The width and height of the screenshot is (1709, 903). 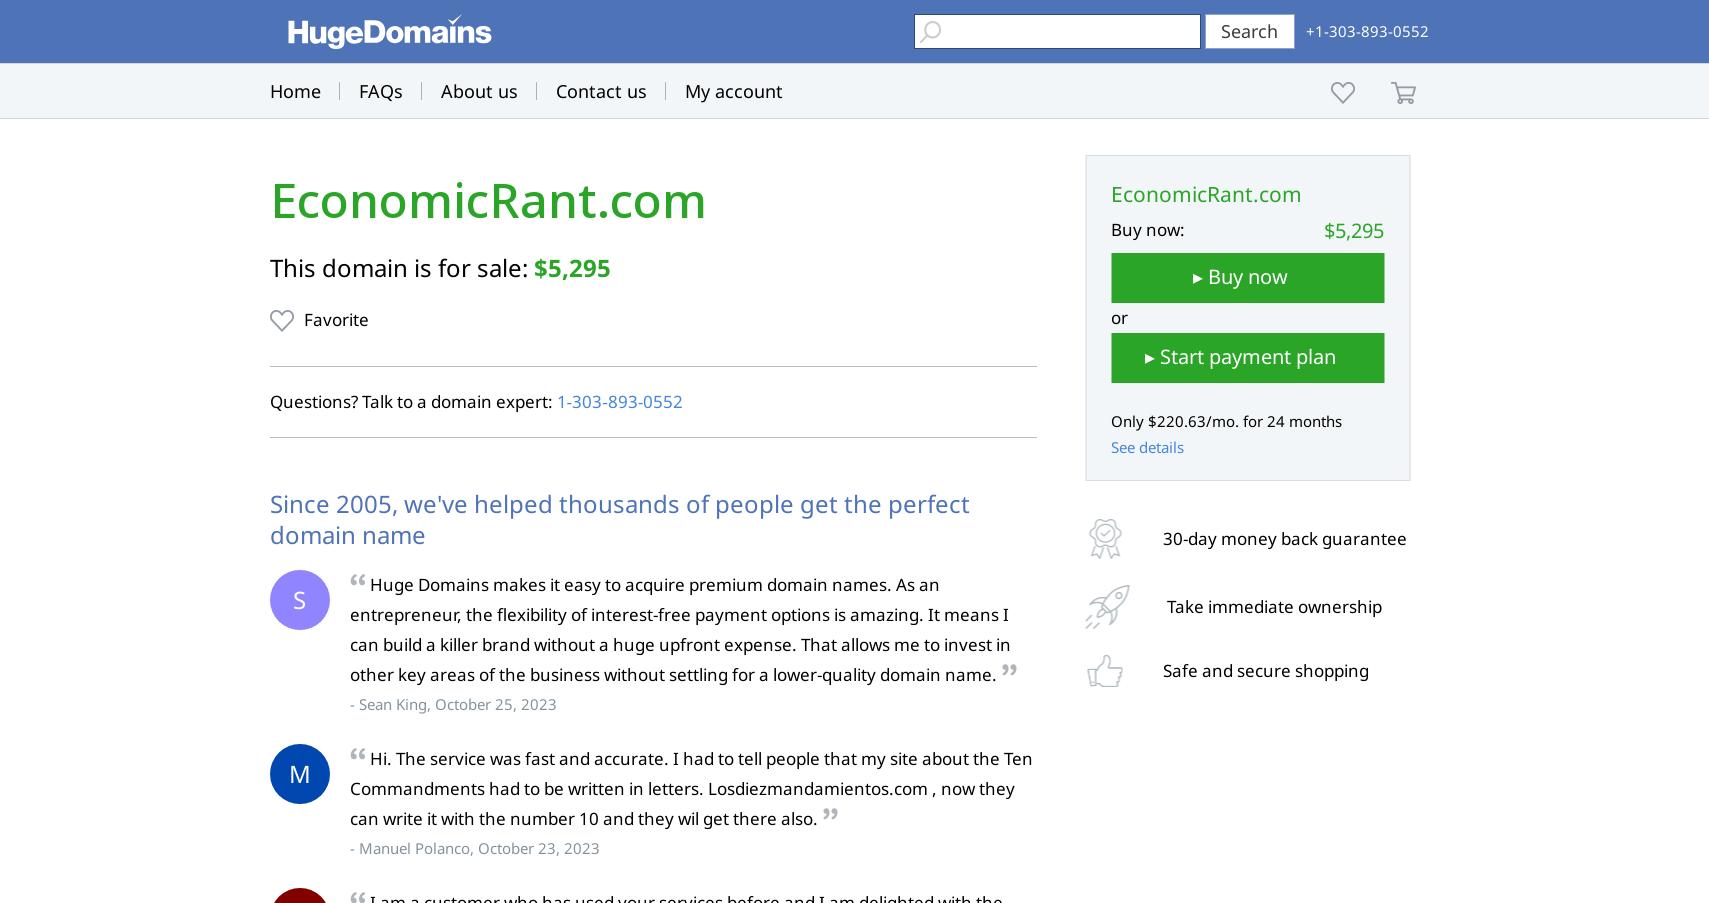 I want to click on 'M', so click(x=298, y=773).